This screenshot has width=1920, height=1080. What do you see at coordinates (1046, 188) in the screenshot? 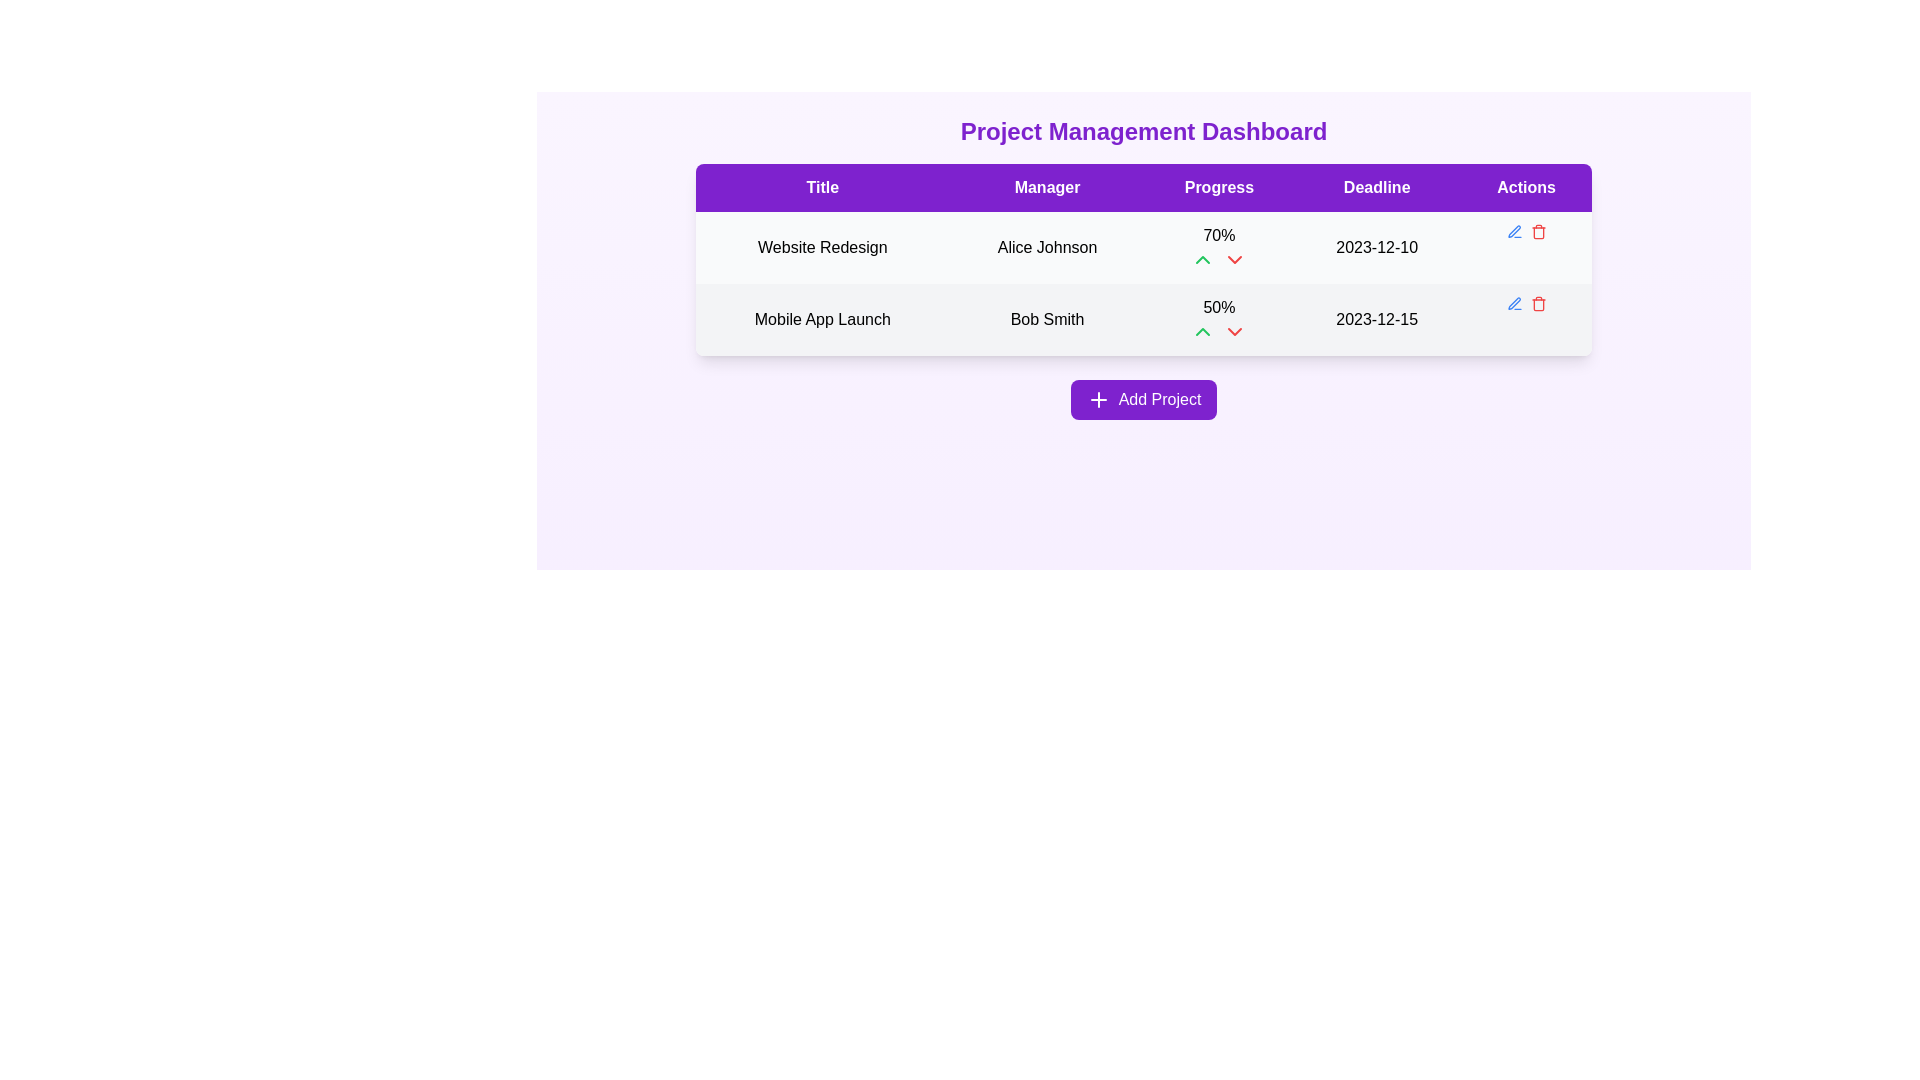
I see `text label indicating 'Manager' in the second column header of the table under the 'Project Management Dashboard'` at bounding box center [1046, 188].